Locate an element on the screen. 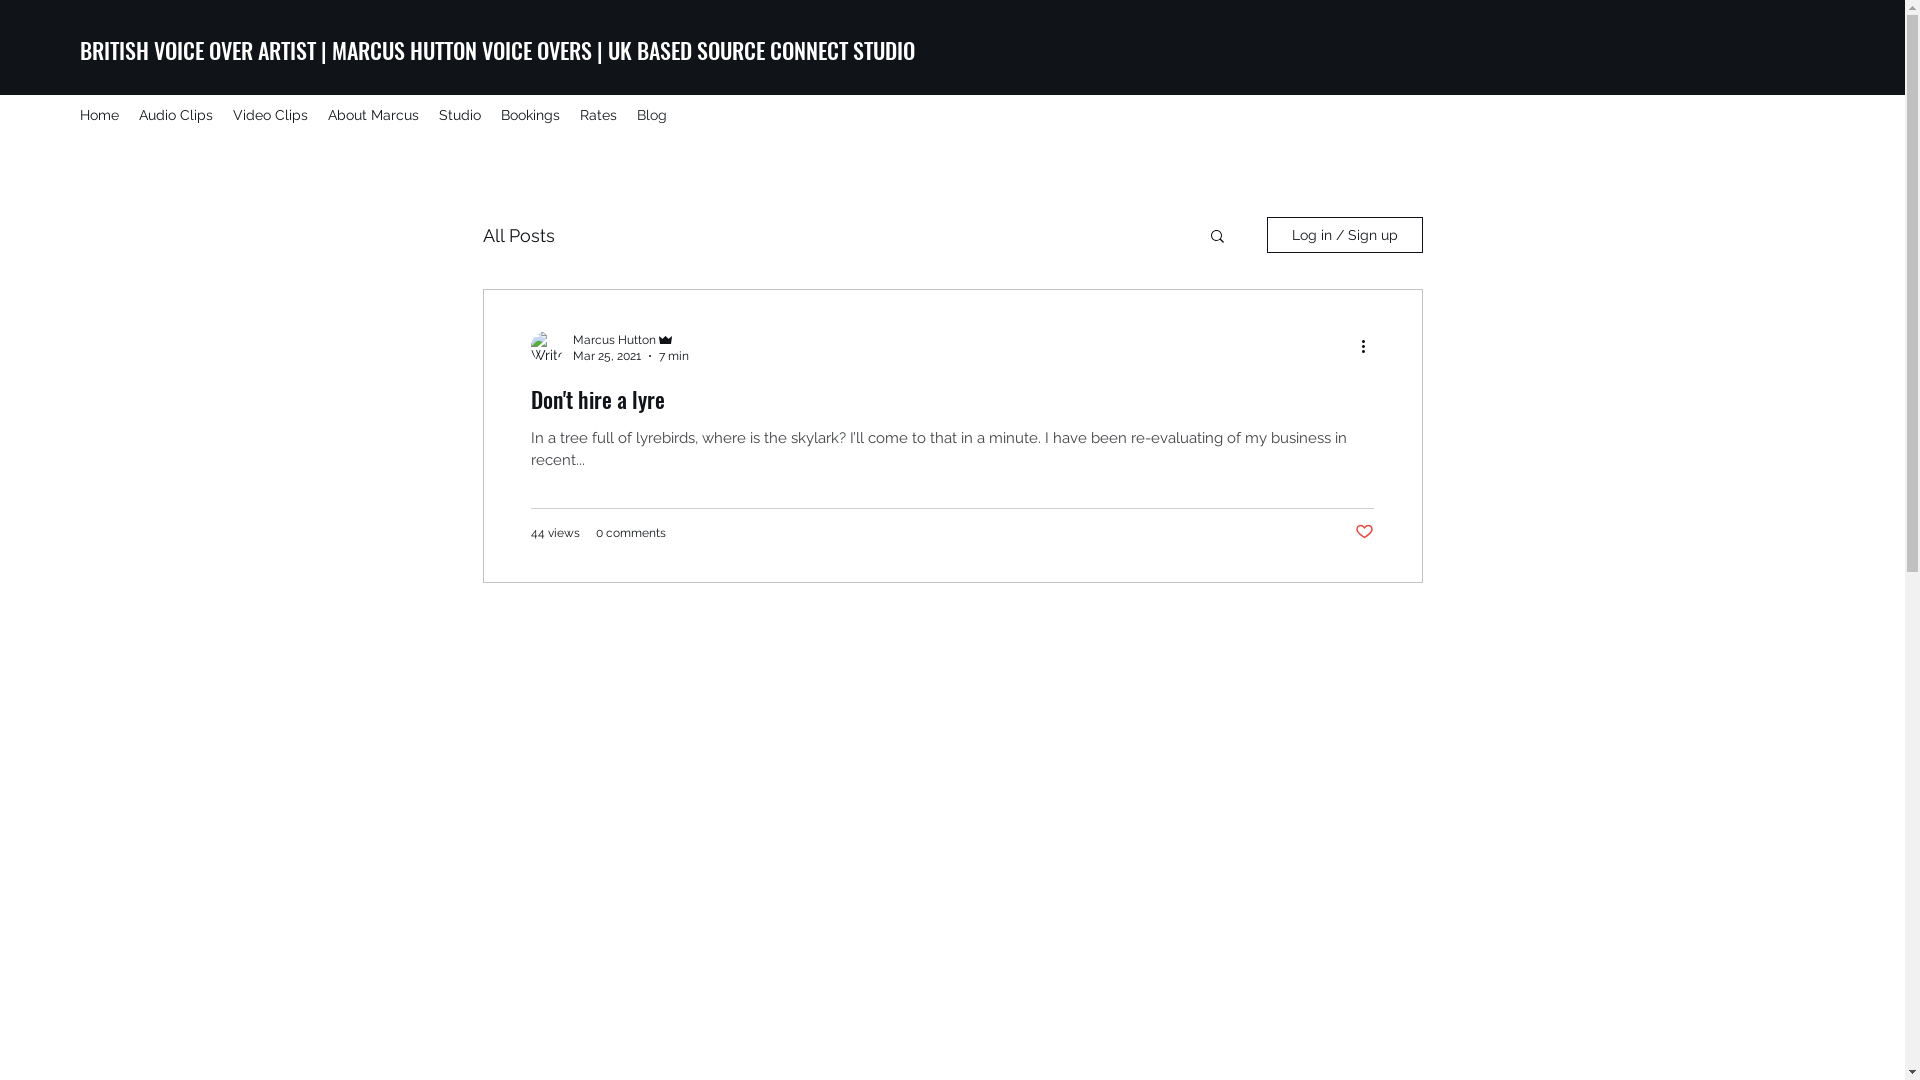  'Post not marked as liked' is located at coordinates (1363, 531).